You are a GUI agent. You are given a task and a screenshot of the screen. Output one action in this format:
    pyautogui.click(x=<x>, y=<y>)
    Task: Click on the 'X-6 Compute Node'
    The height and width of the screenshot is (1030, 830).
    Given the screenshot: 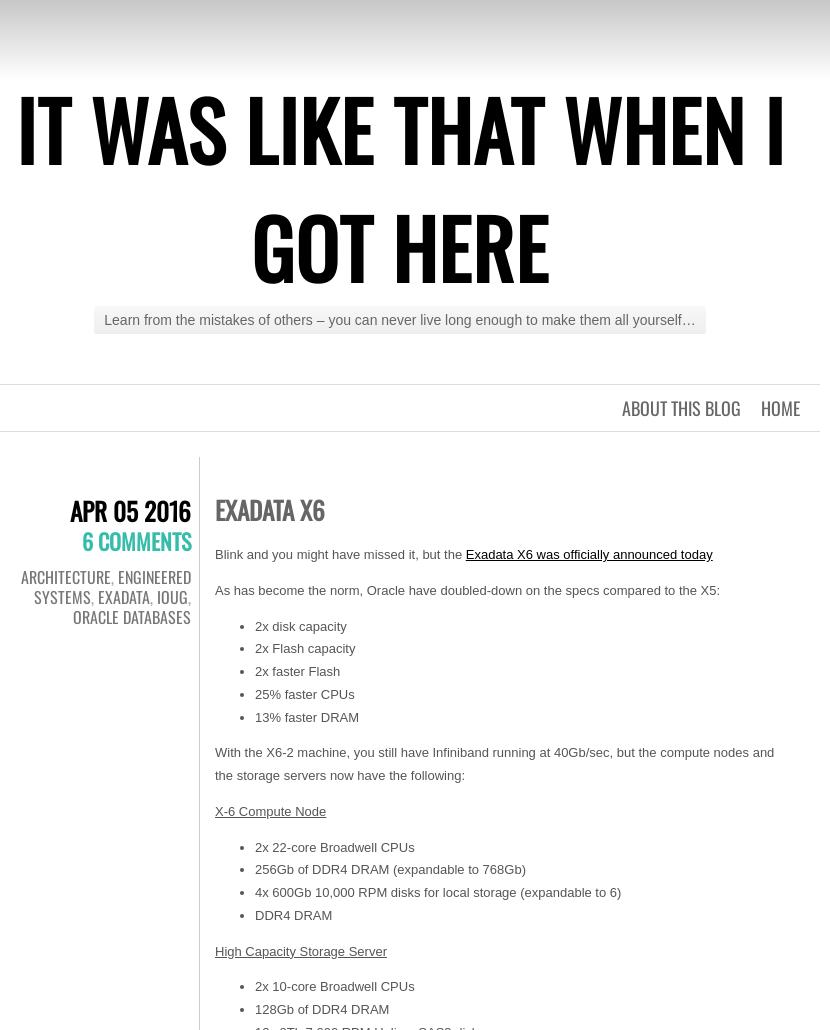 What is the action you would take?
    pyautogui.click(x=270, y=809)
    